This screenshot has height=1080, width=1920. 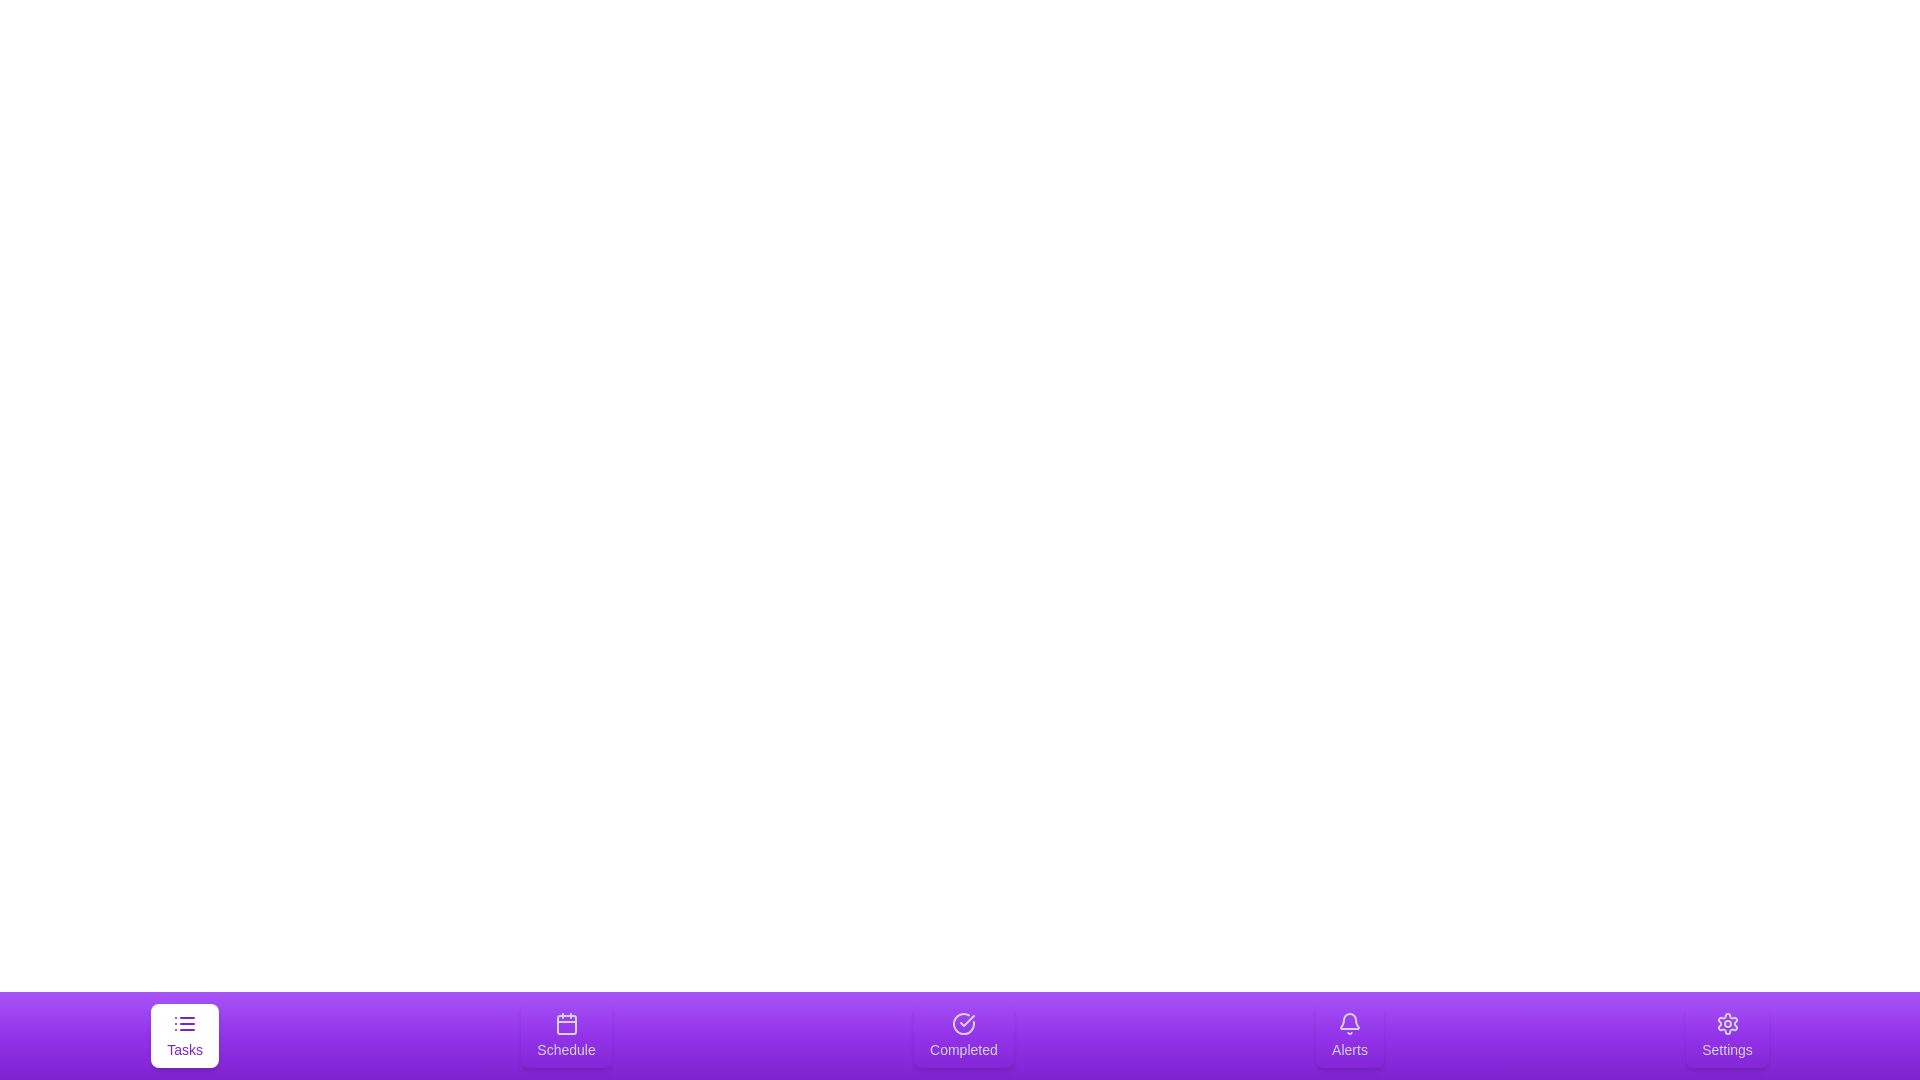 I want to click on the Alerts tab to select it, so click(x=1349, y=1035).